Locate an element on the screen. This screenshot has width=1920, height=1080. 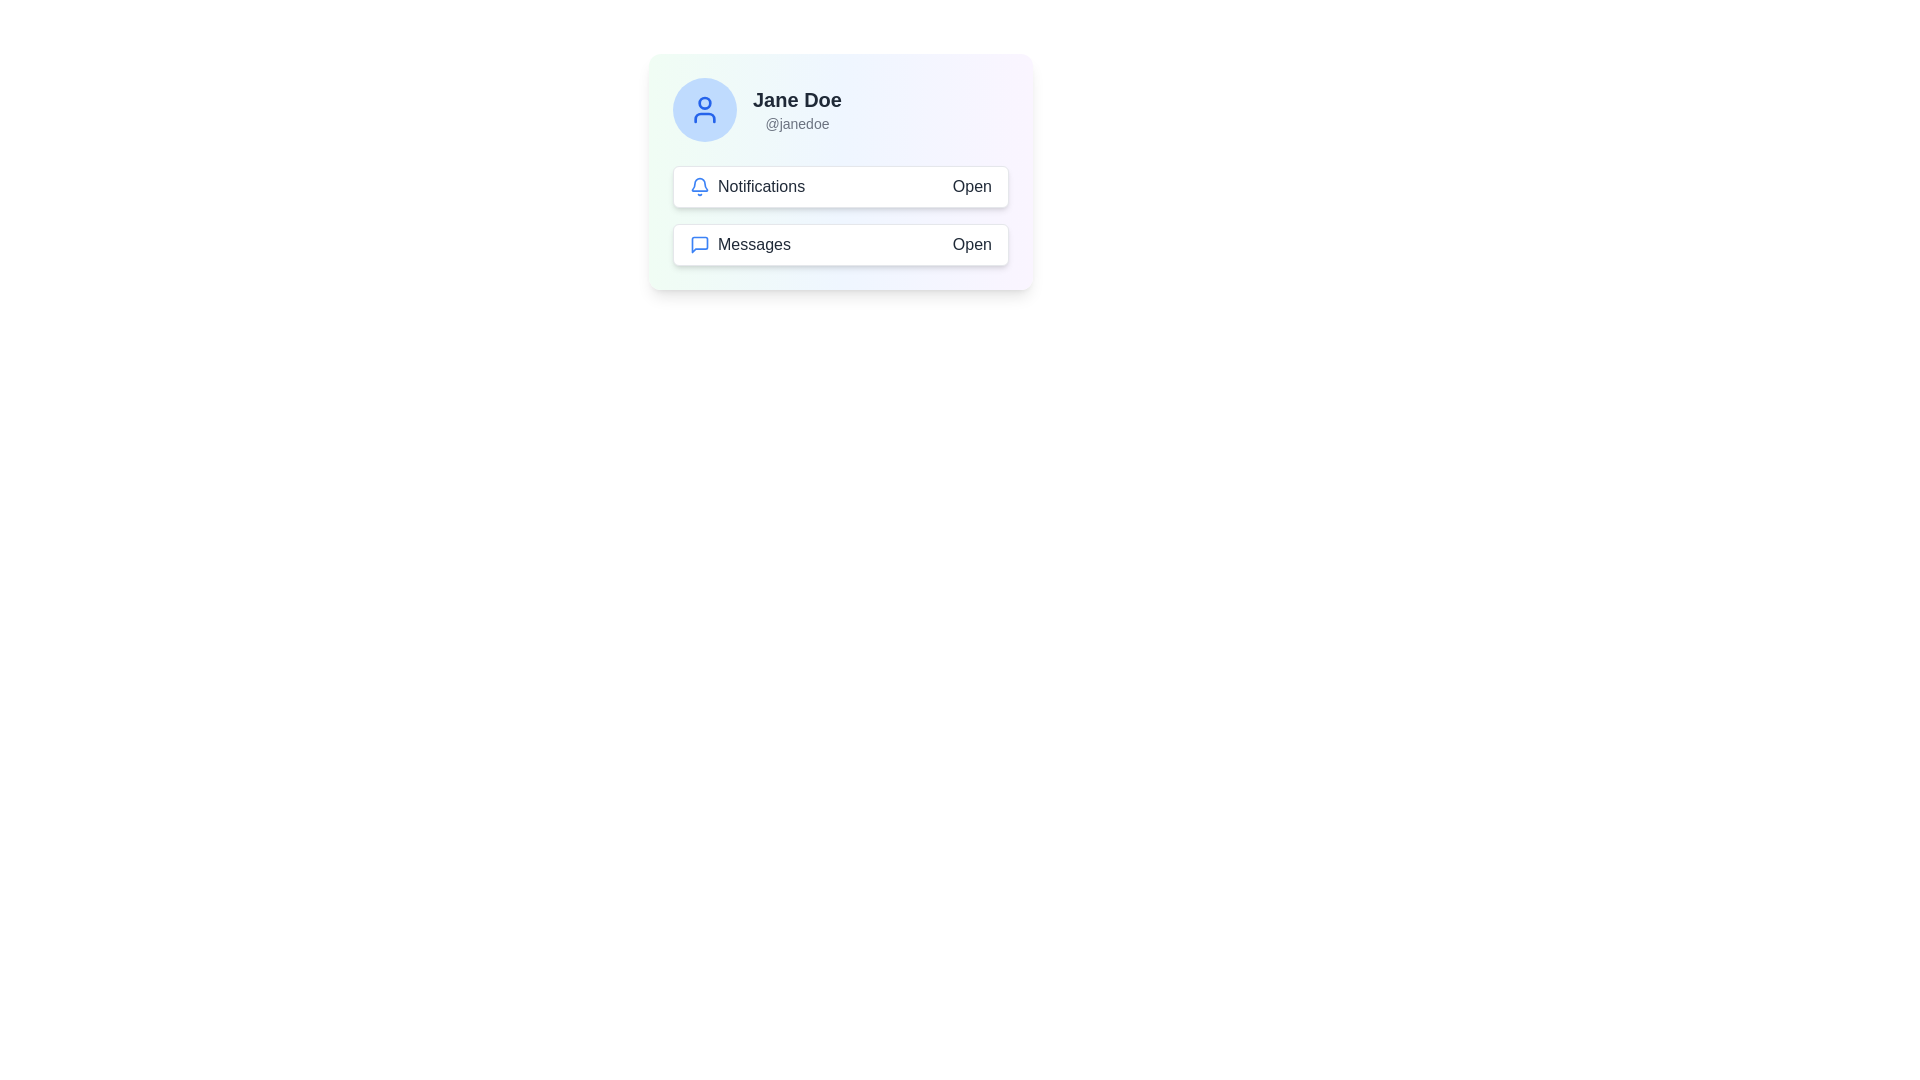
the text label displaying '@janedoe' located beneath 'Jane Doe' in the user profile card is located at coordinates (796, 123).